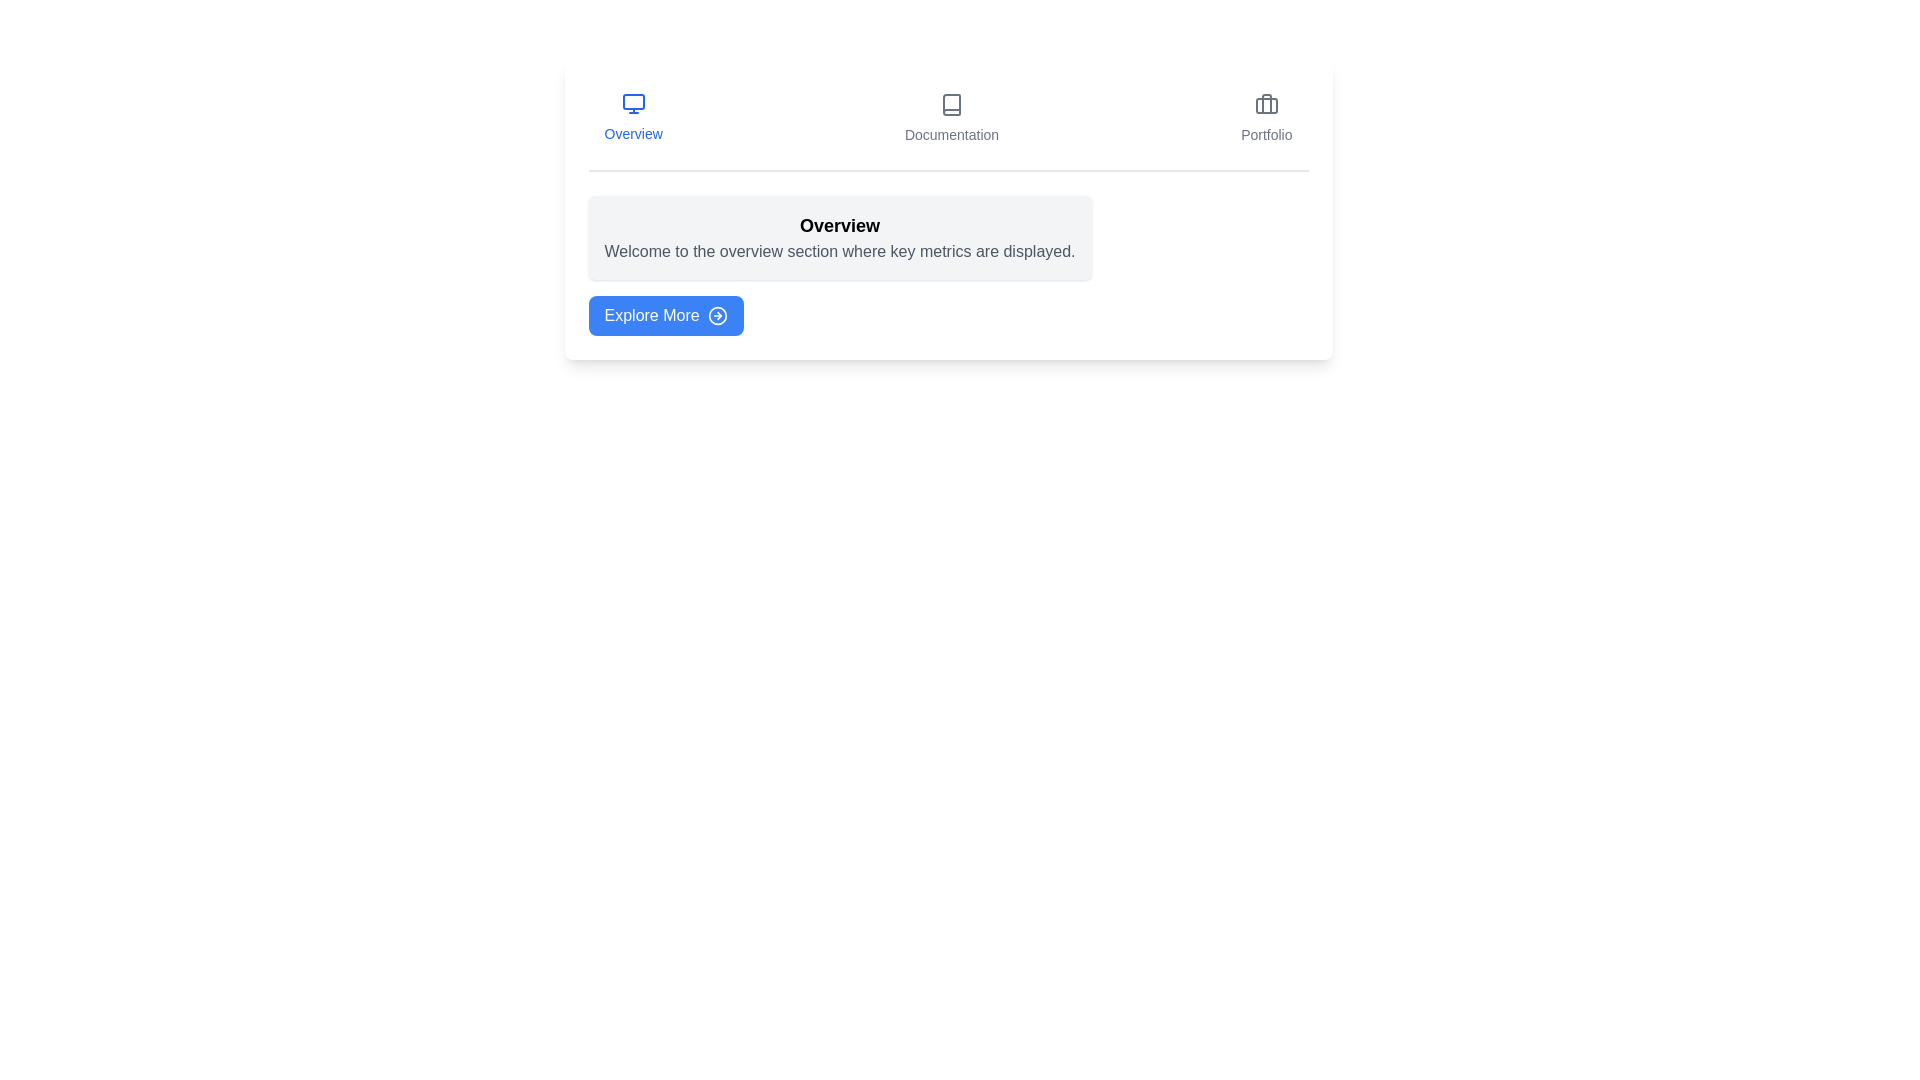 This screenshot has height=1080, width=1920. What do you see at coordinates (1265, 119) in the screenshot?
I see `the tab labeled Portfolio to preview its interactive effect` at bounding box center [1265, 119].